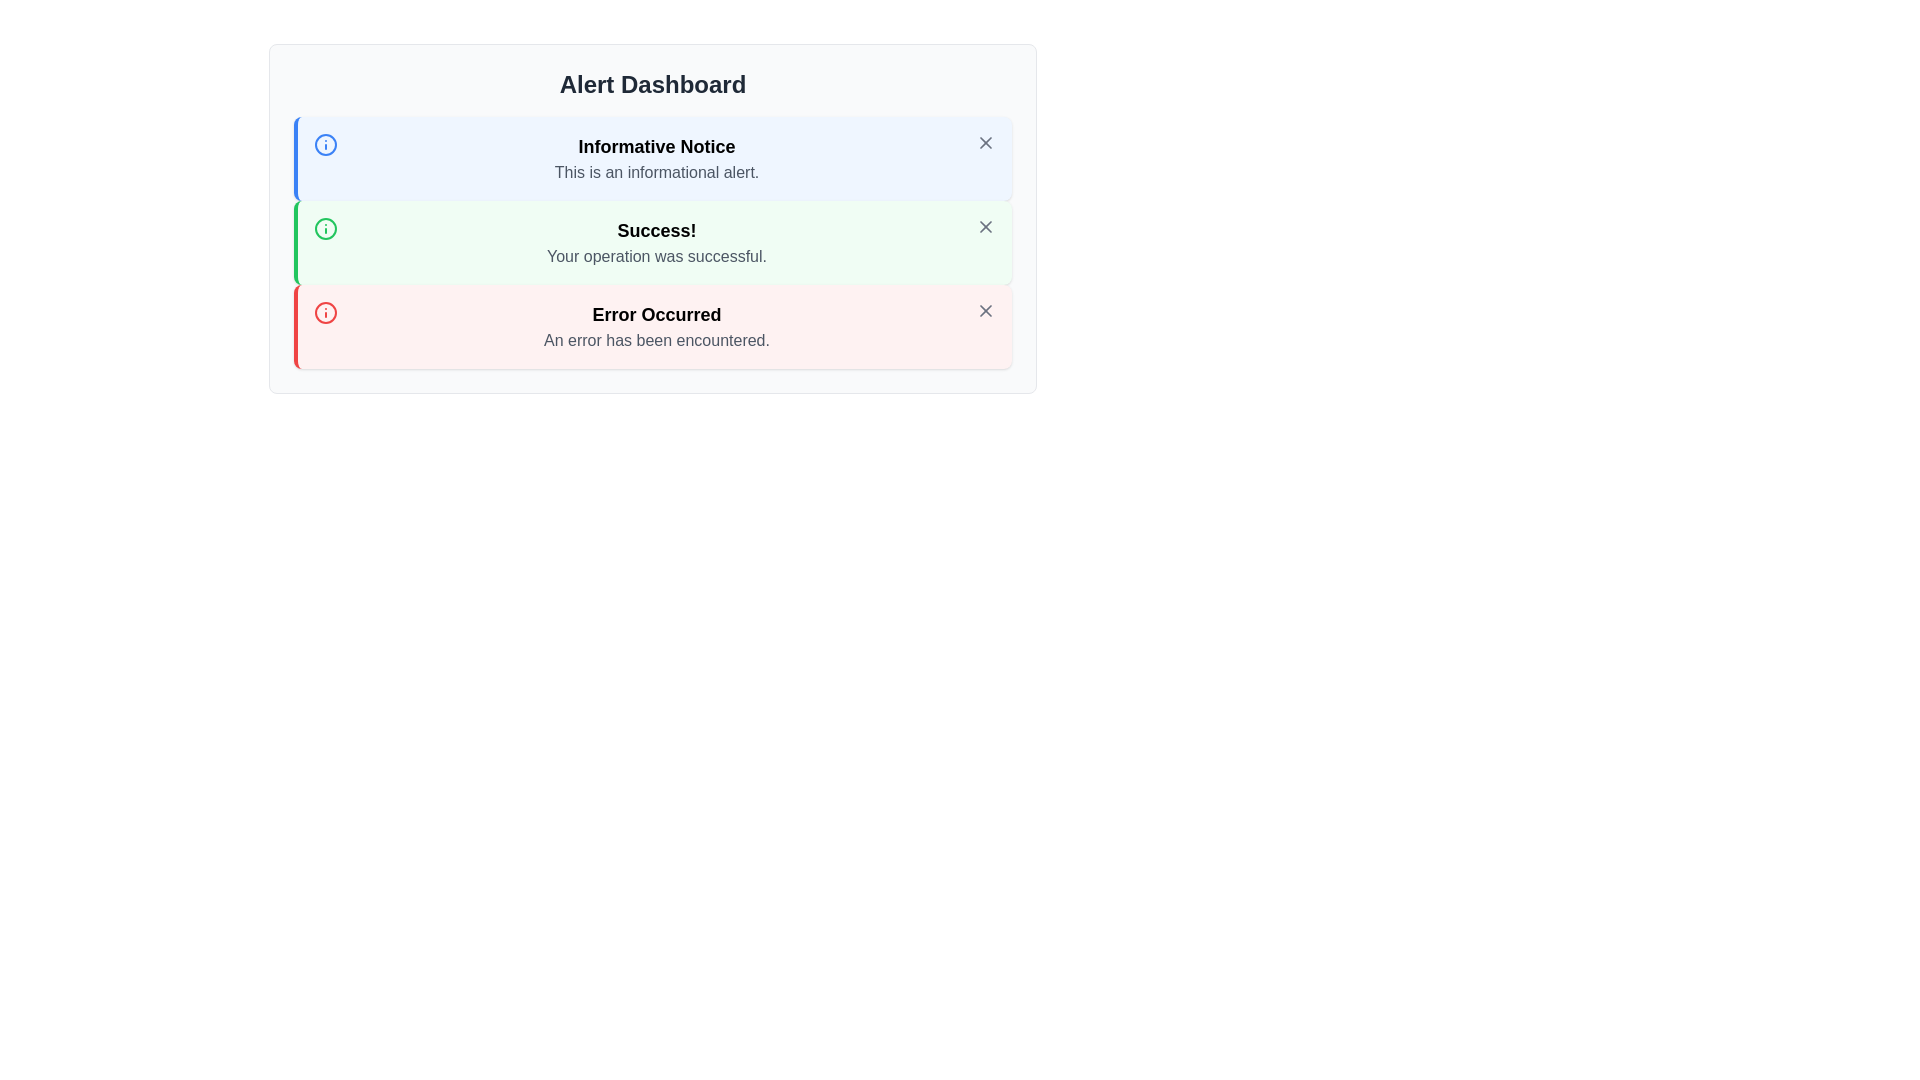 The width and height of the screenshot is (1920, 1080). I want to click on the diagonal line of the close icon located in the center-right portion of the alert box that contains the text 'Success! Your operation was successful.', so click(985, 226).